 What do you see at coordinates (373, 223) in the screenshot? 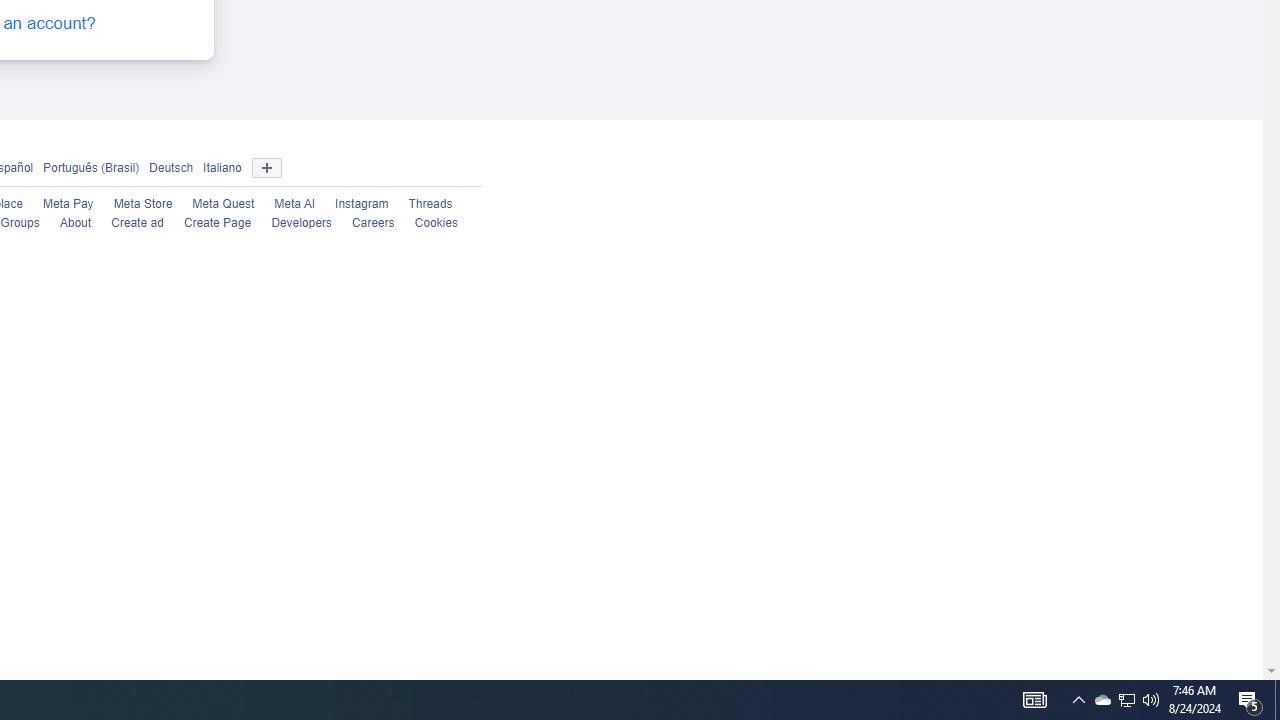
I see `'Careers'` at bounding box center [373, 223].